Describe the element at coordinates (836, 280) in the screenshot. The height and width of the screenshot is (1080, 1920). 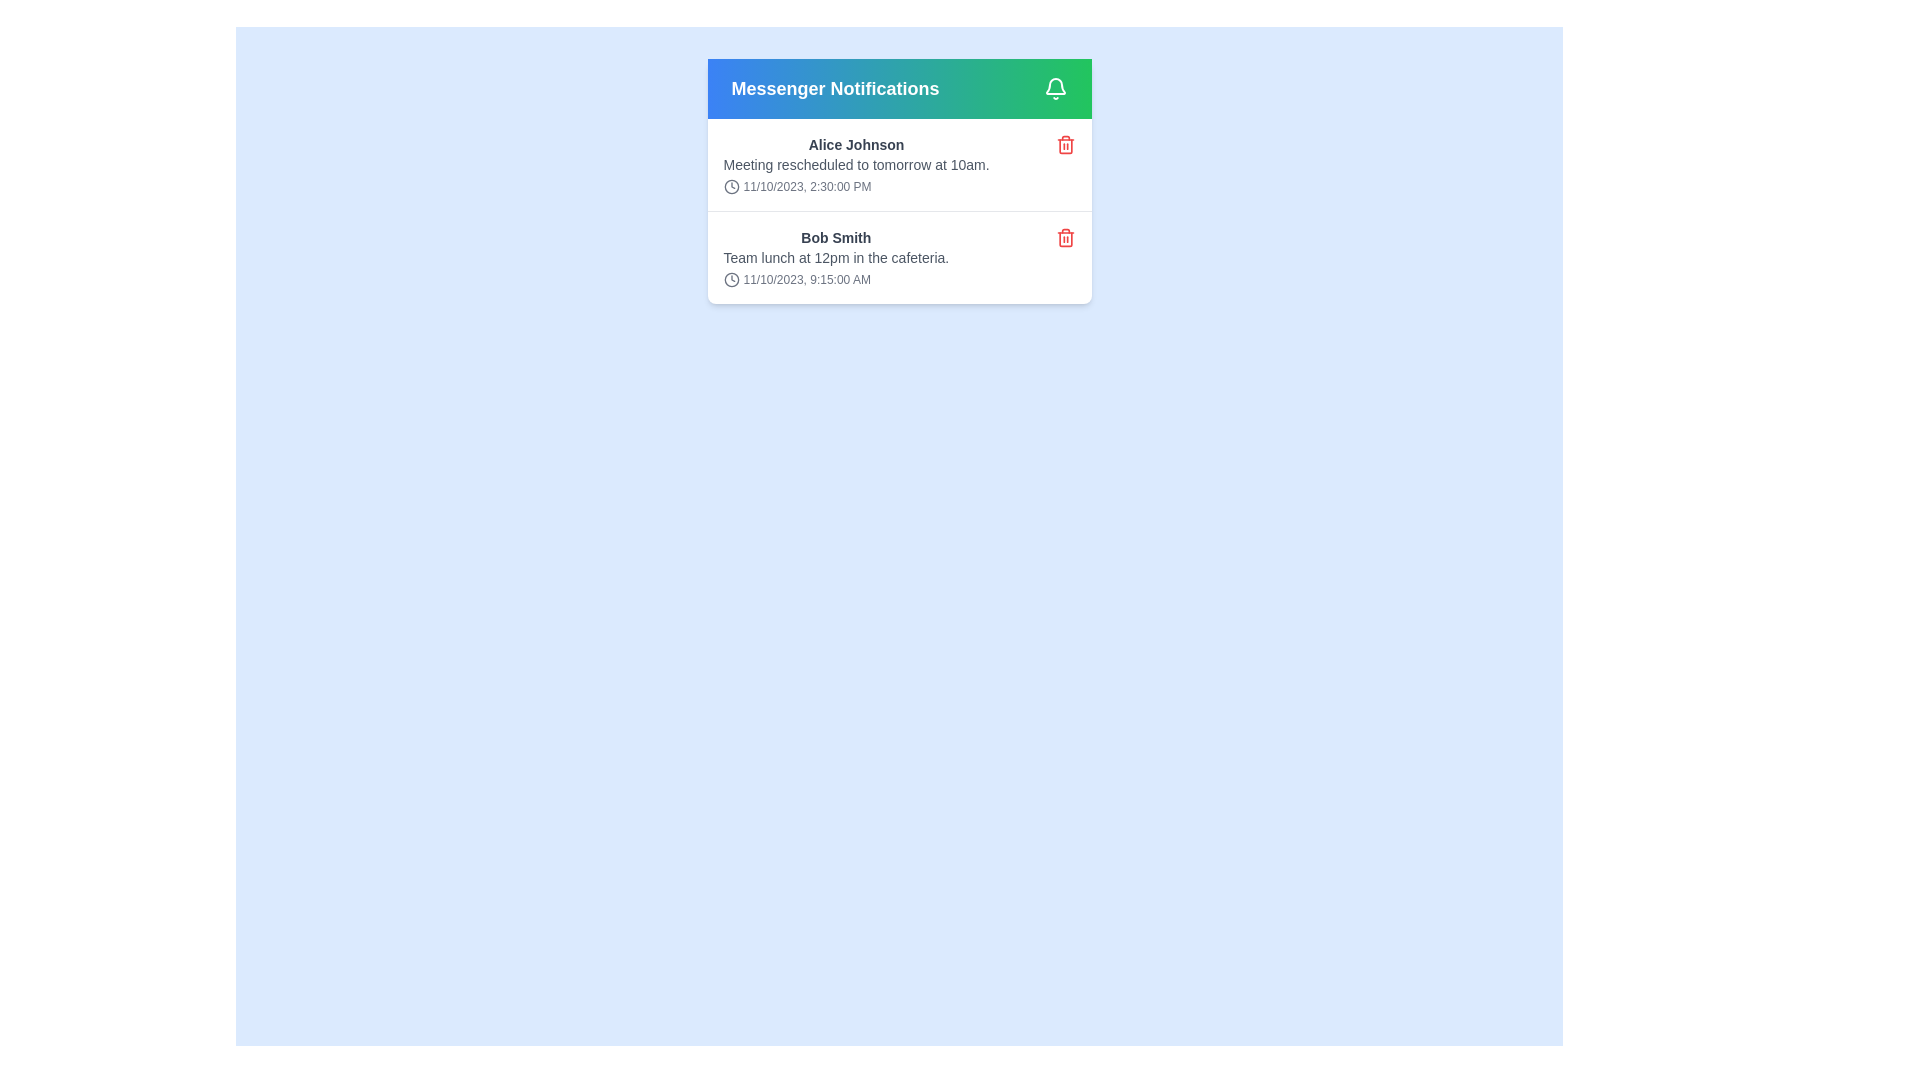
I see `timestamp information from the timestamp label with an icon located in the 'Bob Smith' notification block in the 'Messenger Notifications' section, positioned below the text 'Team lunch at 12pm in the cafeteria.'` at that location.